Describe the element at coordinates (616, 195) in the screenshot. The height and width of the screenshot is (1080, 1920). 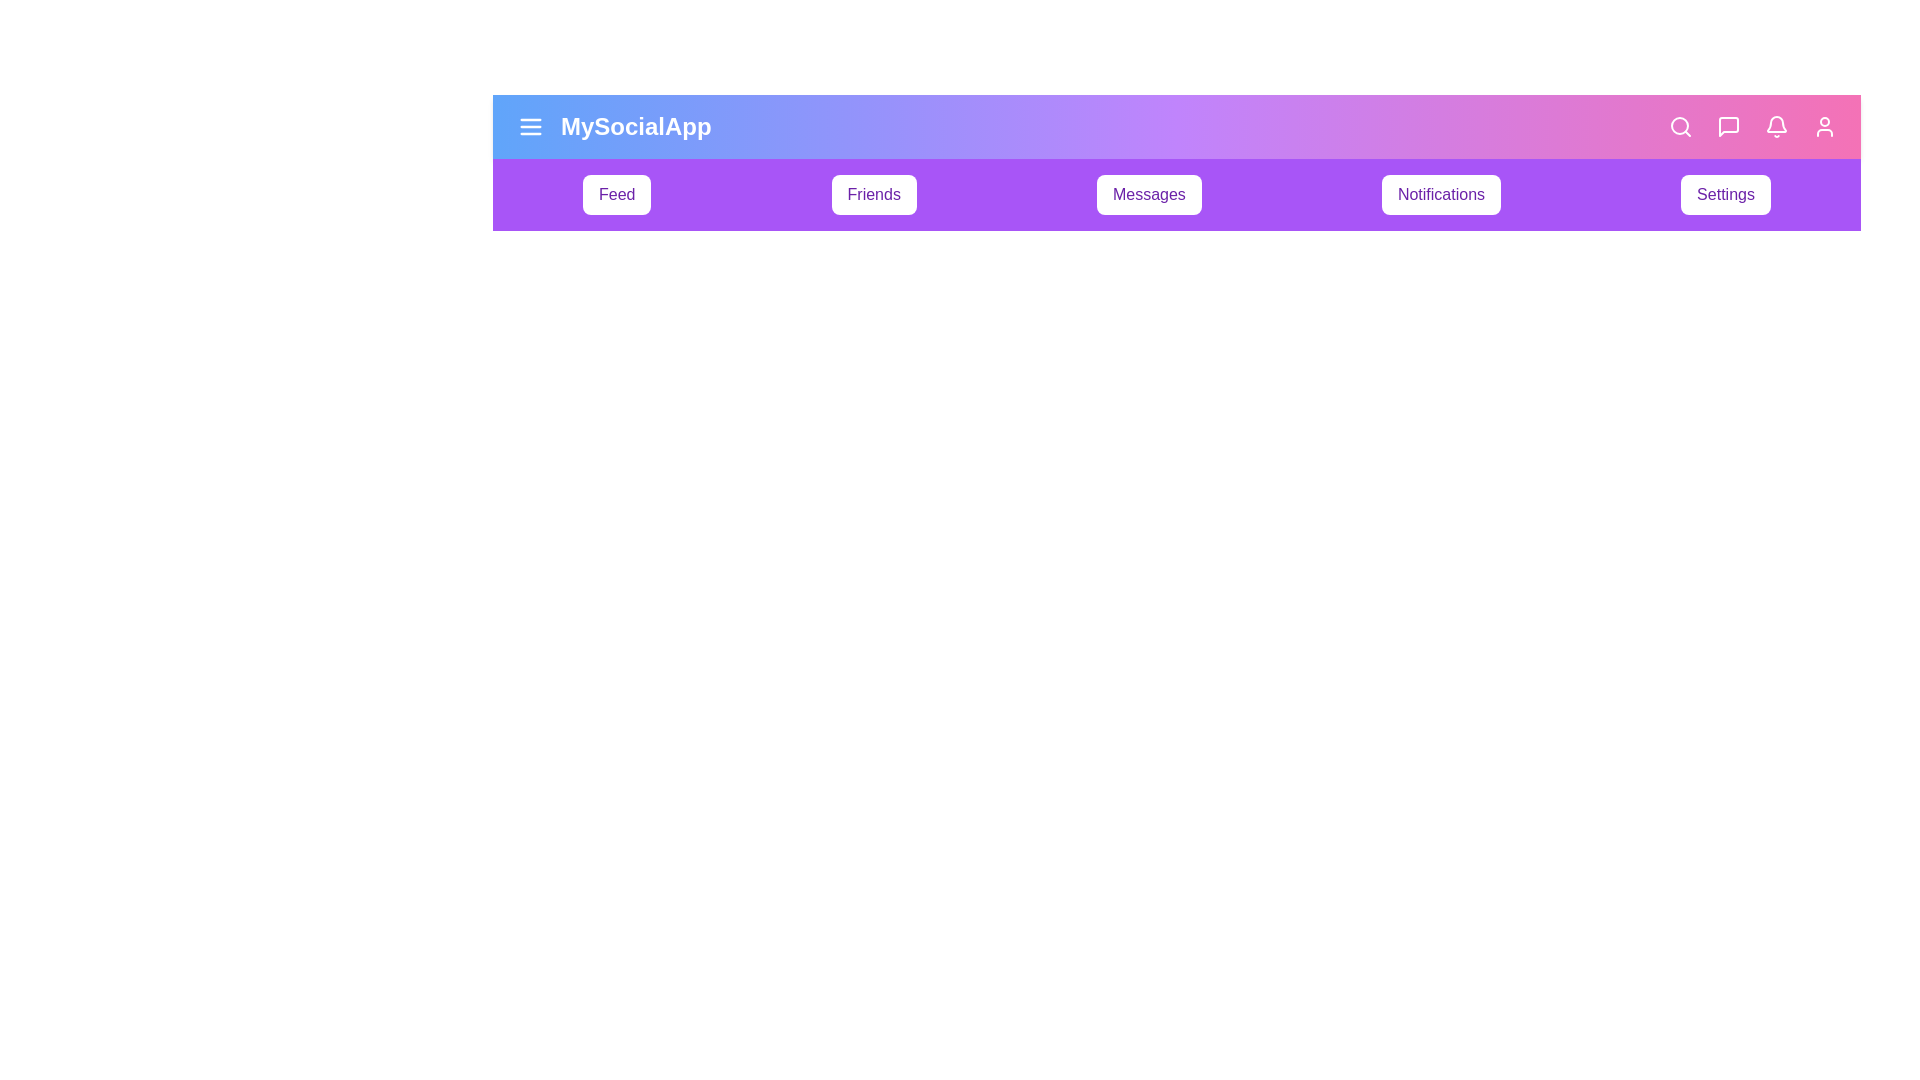
I see `the menu item labeled Feed in the navigation bar` at that location.